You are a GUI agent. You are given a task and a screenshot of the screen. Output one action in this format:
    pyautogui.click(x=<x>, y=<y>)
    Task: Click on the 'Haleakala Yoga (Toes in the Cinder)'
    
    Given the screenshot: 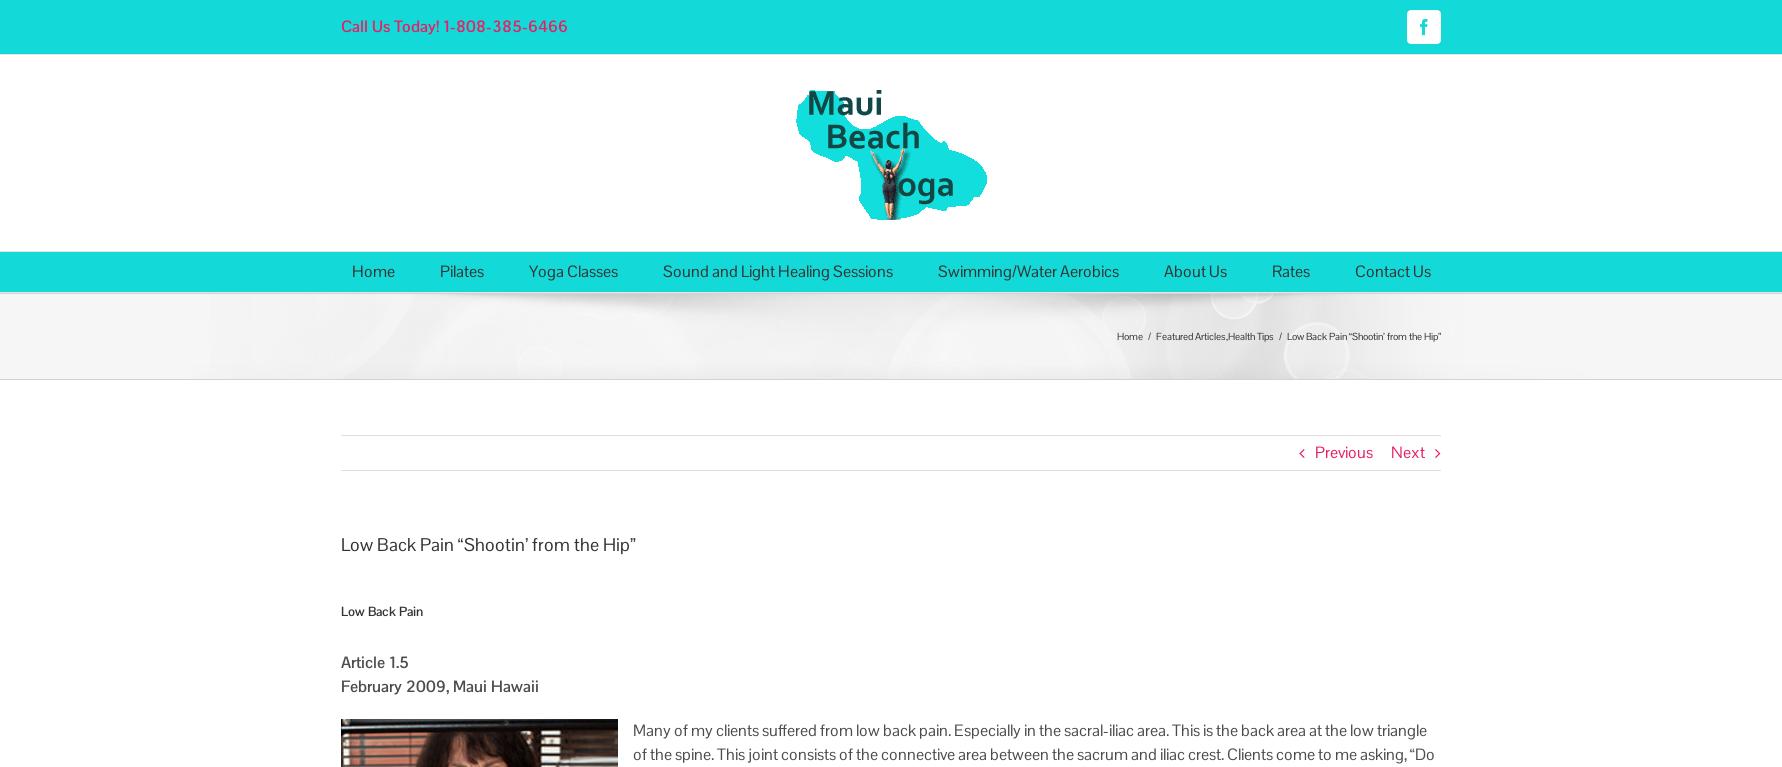 What is the action you would take?
    pyautogui.click(x=614, y=450)
    